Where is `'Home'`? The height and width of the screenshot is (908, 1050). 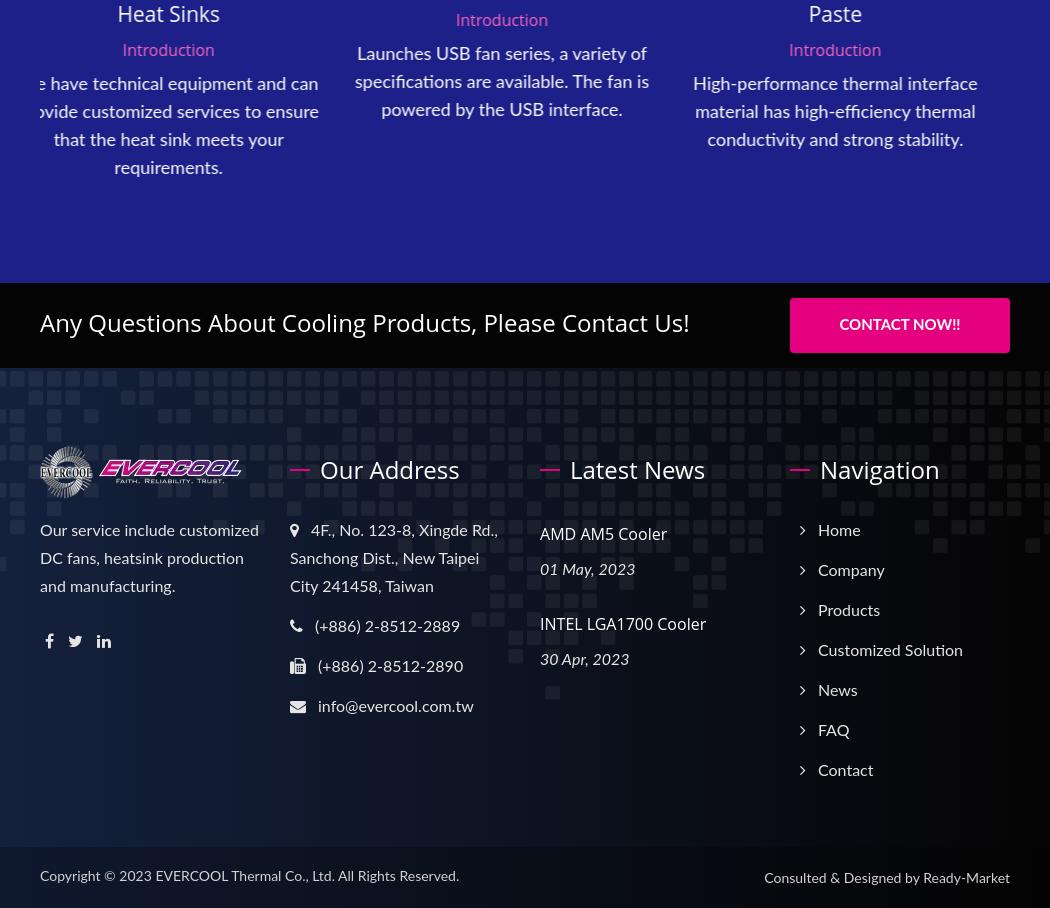
'Home' is located at coordinates (838, 529).